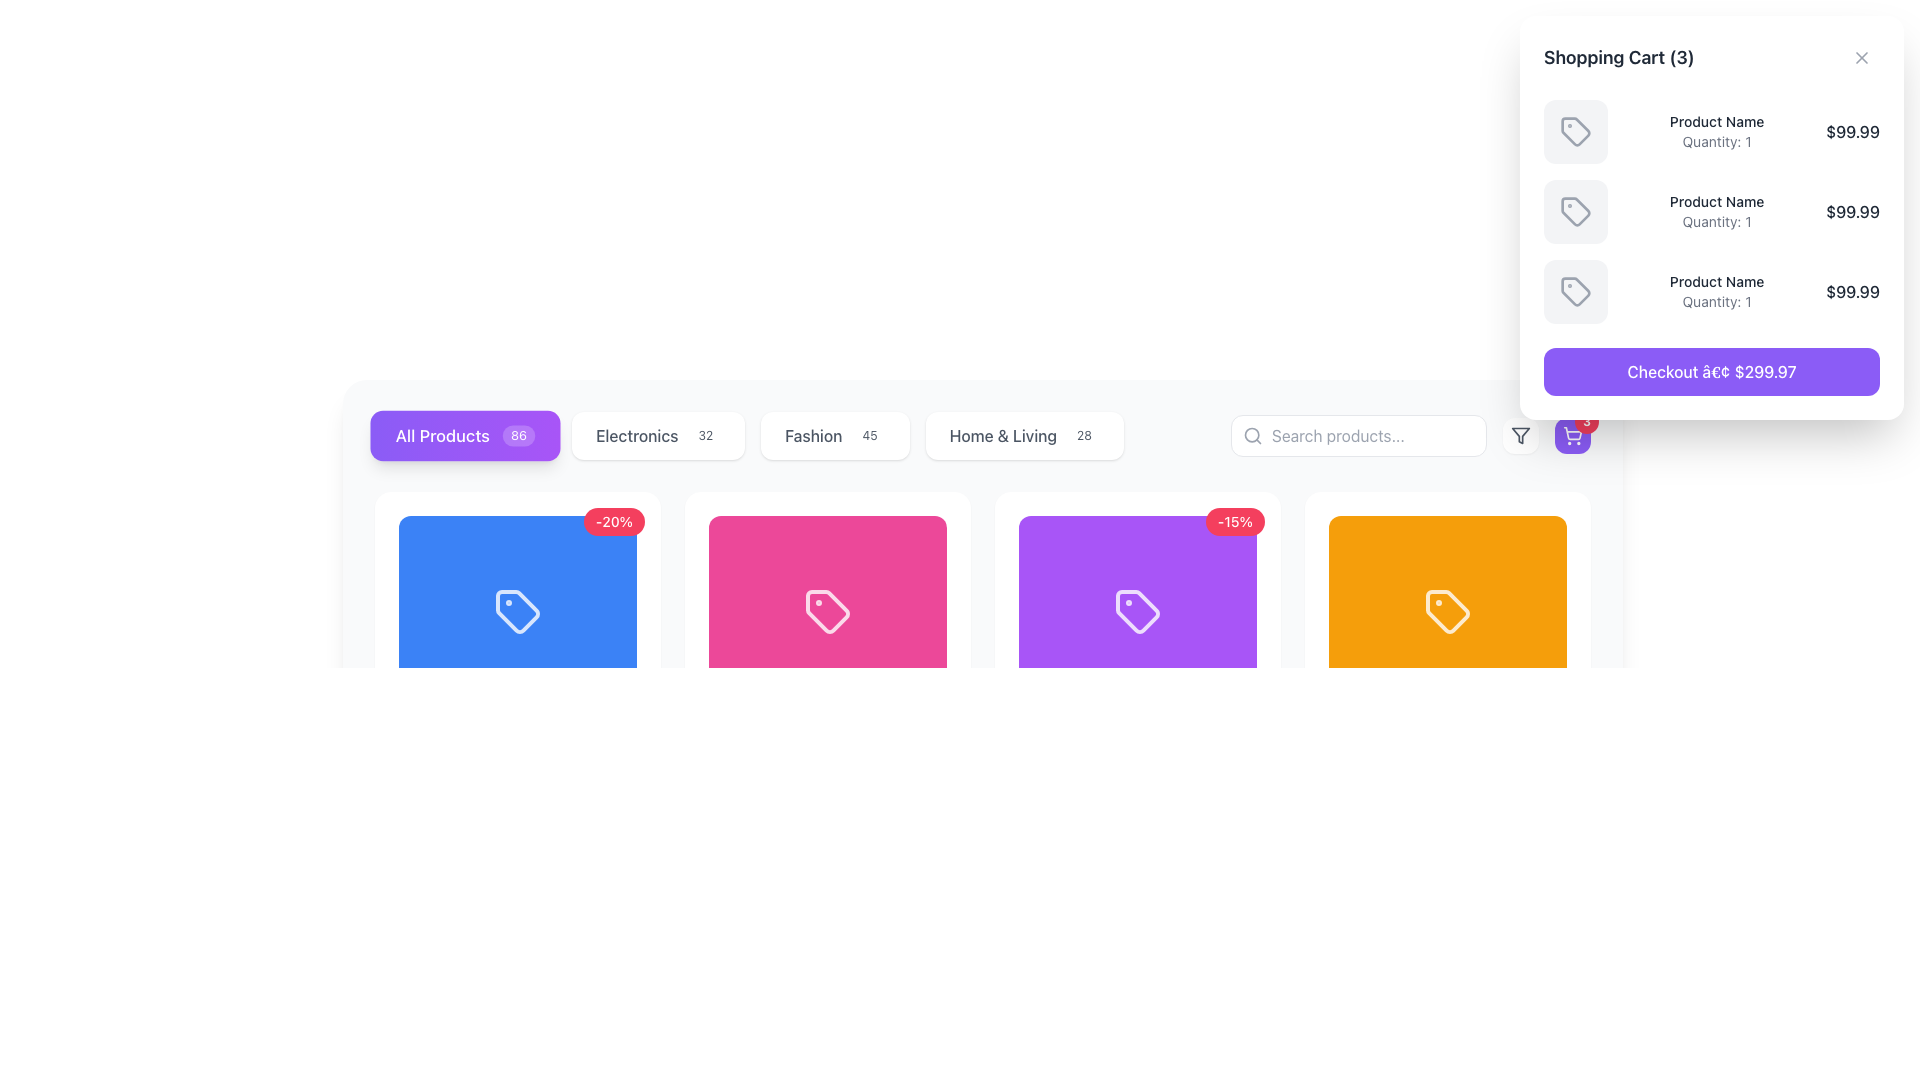  What do you see at coordinates (1572, 434) in the screenshot?
I see `the shopping cart icon located within the purple rounded rectangular button in the top-right corner of the interface` at bounding box center [1572, 434].